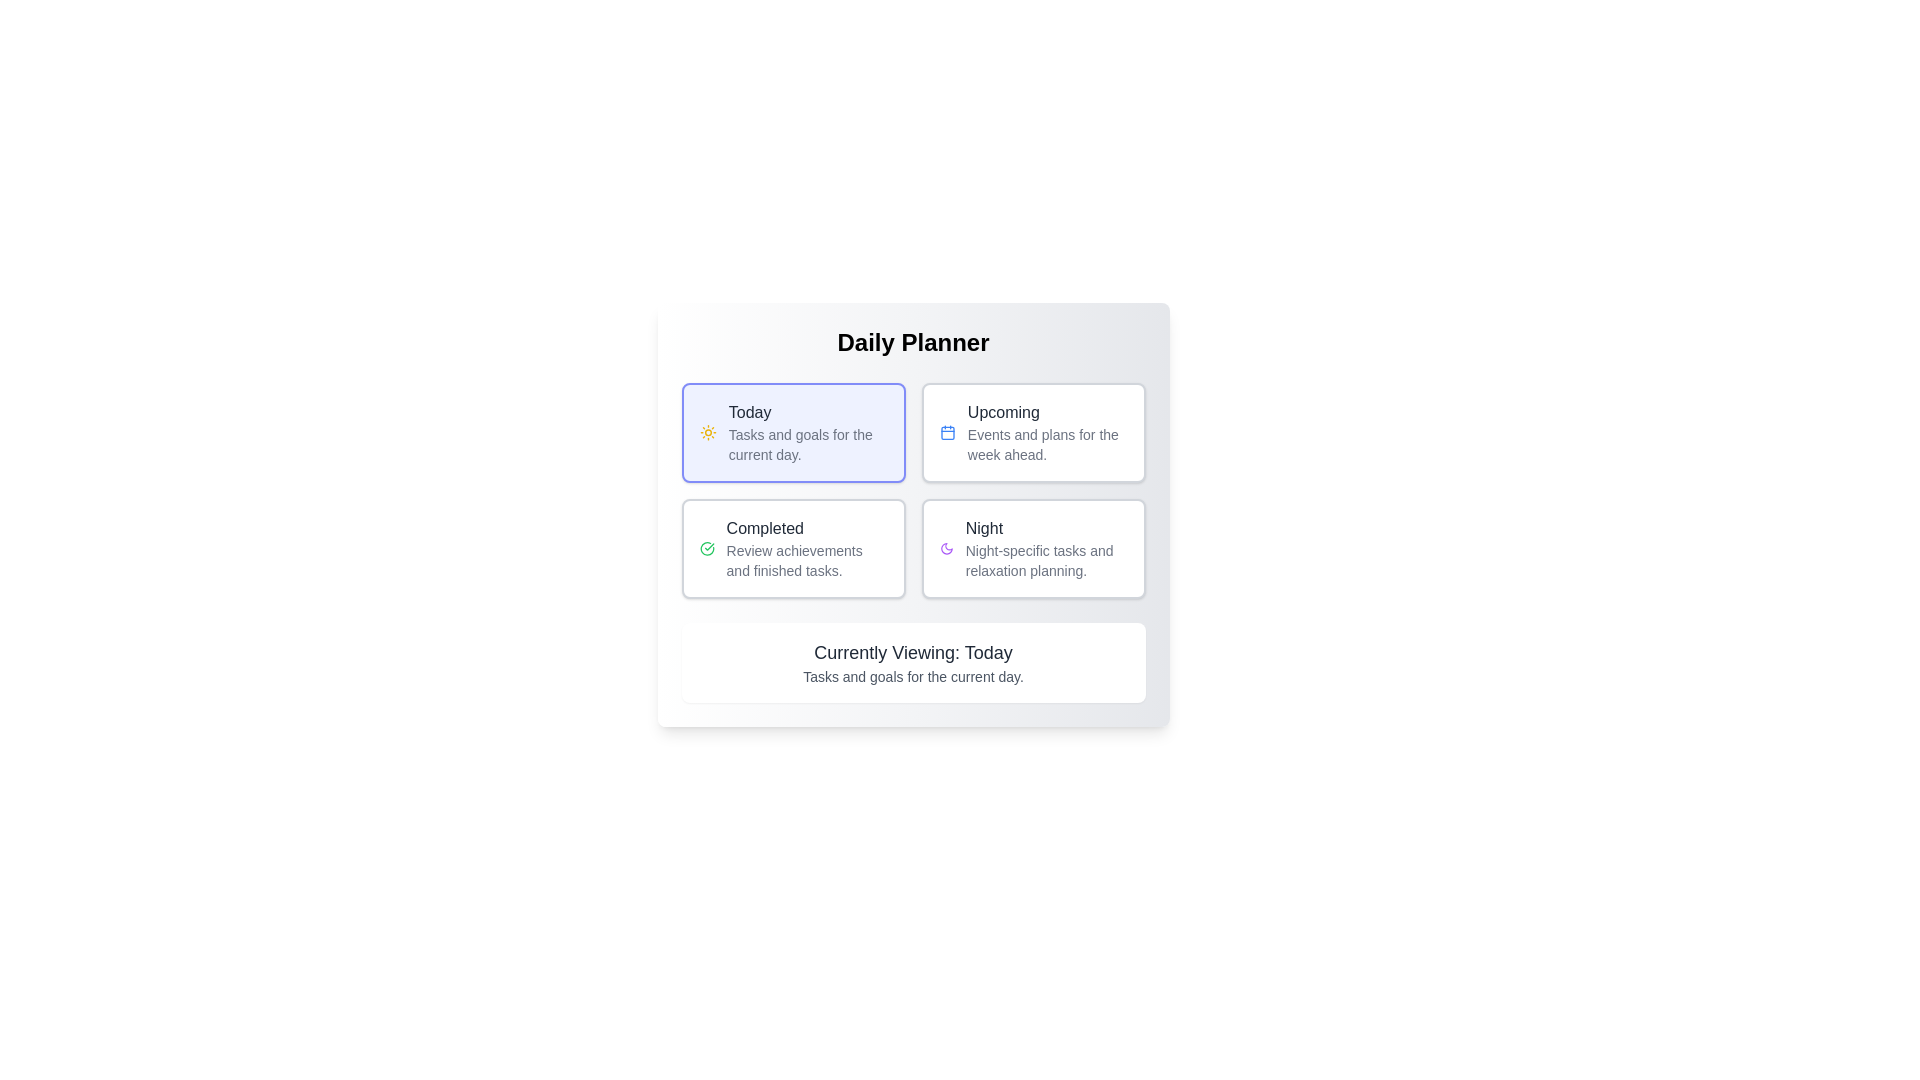  I want to click on the 'Night' card icon located at the bottom-right of the grid of cards, which is visually associated with nighttime tasks and relaxation planning, so click(945, 548).